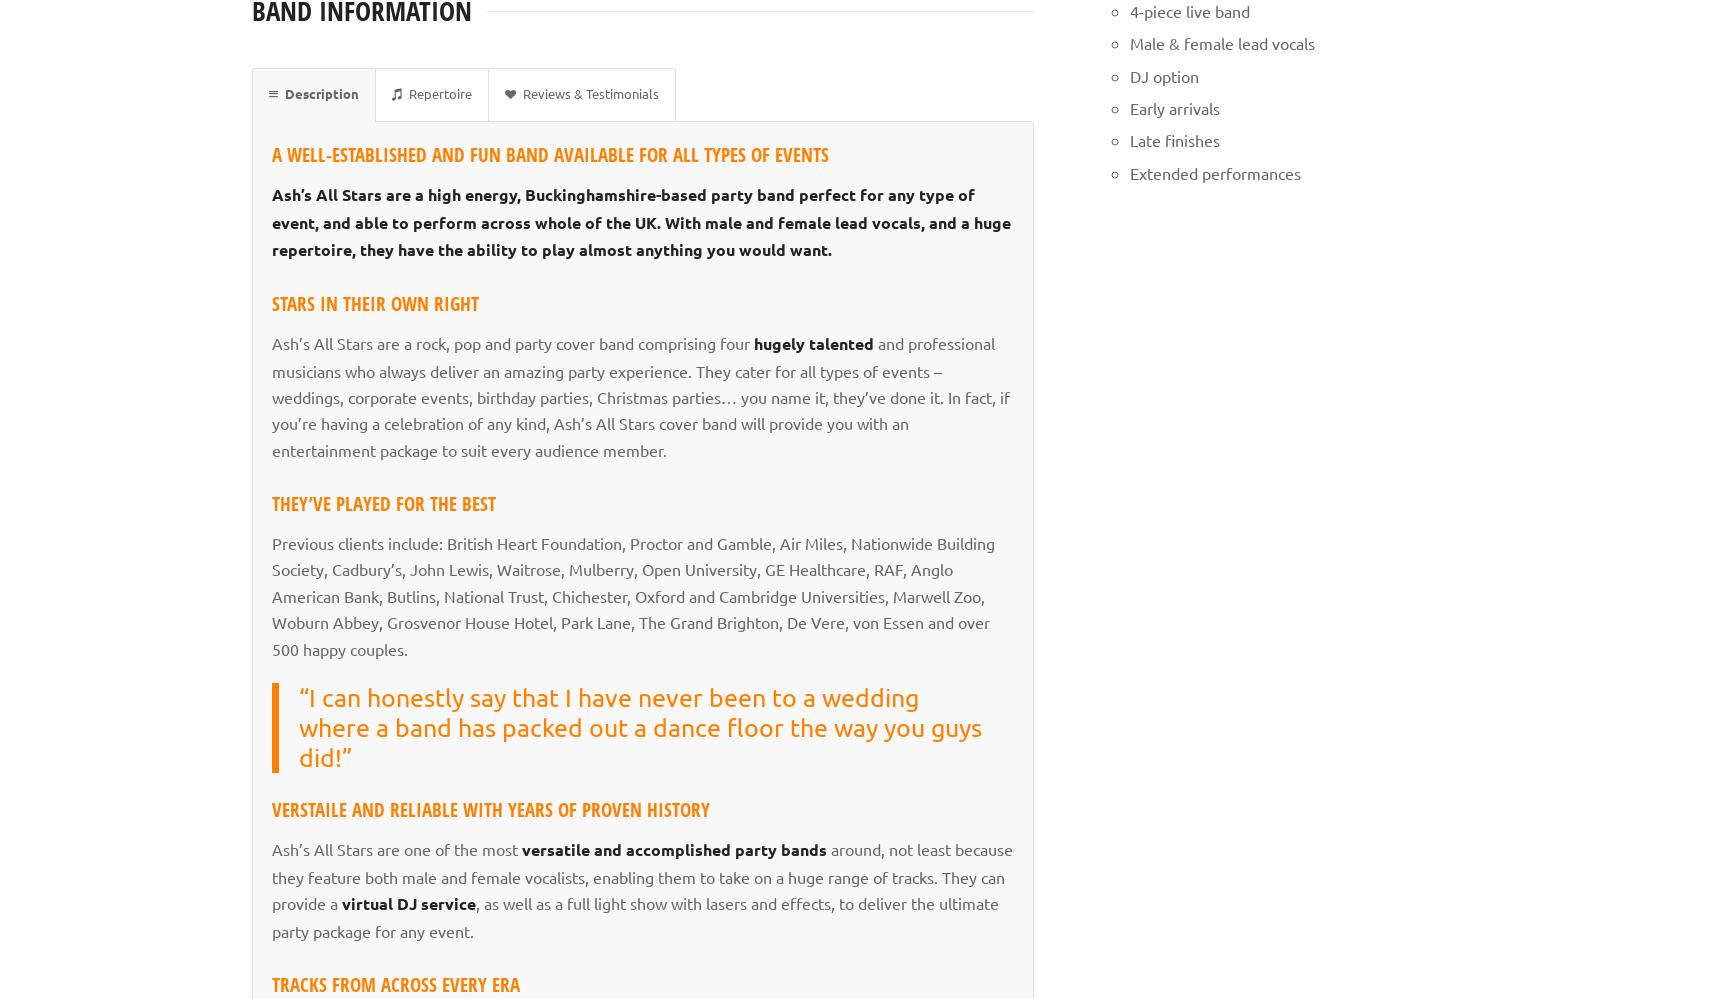 The image size is (1713, 999). What do you see at coordinates (641, 875) in the screenshot?
I see `'around, not least because they feature both male and female vocalists, enabling them to take on a huge range of tracks. They can provide a'` at bounding box center [641, 875].